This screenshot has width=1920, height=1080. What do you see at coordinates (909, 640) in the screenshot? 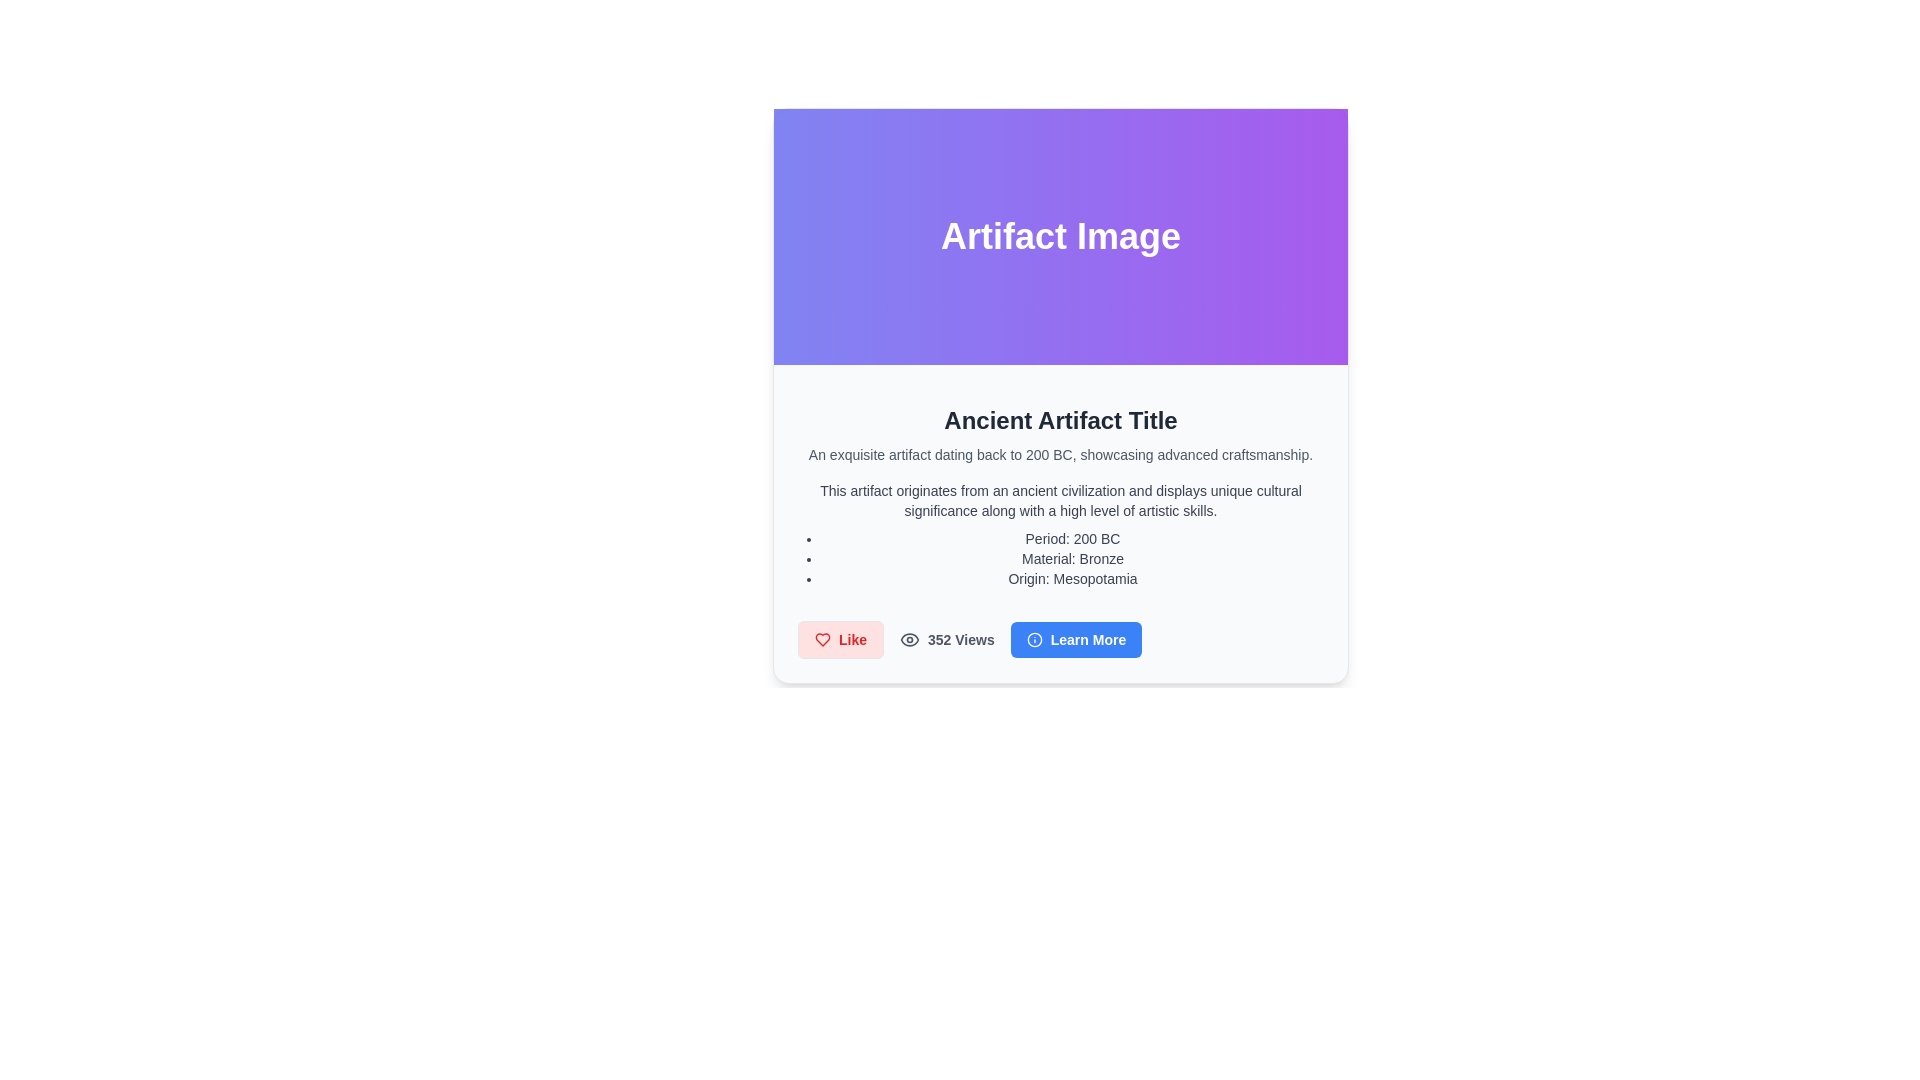
I see `the views icon located to the left of the '352 Views' text, which visually represents the concept of views associated with a post` at bounding box center [909, 640].